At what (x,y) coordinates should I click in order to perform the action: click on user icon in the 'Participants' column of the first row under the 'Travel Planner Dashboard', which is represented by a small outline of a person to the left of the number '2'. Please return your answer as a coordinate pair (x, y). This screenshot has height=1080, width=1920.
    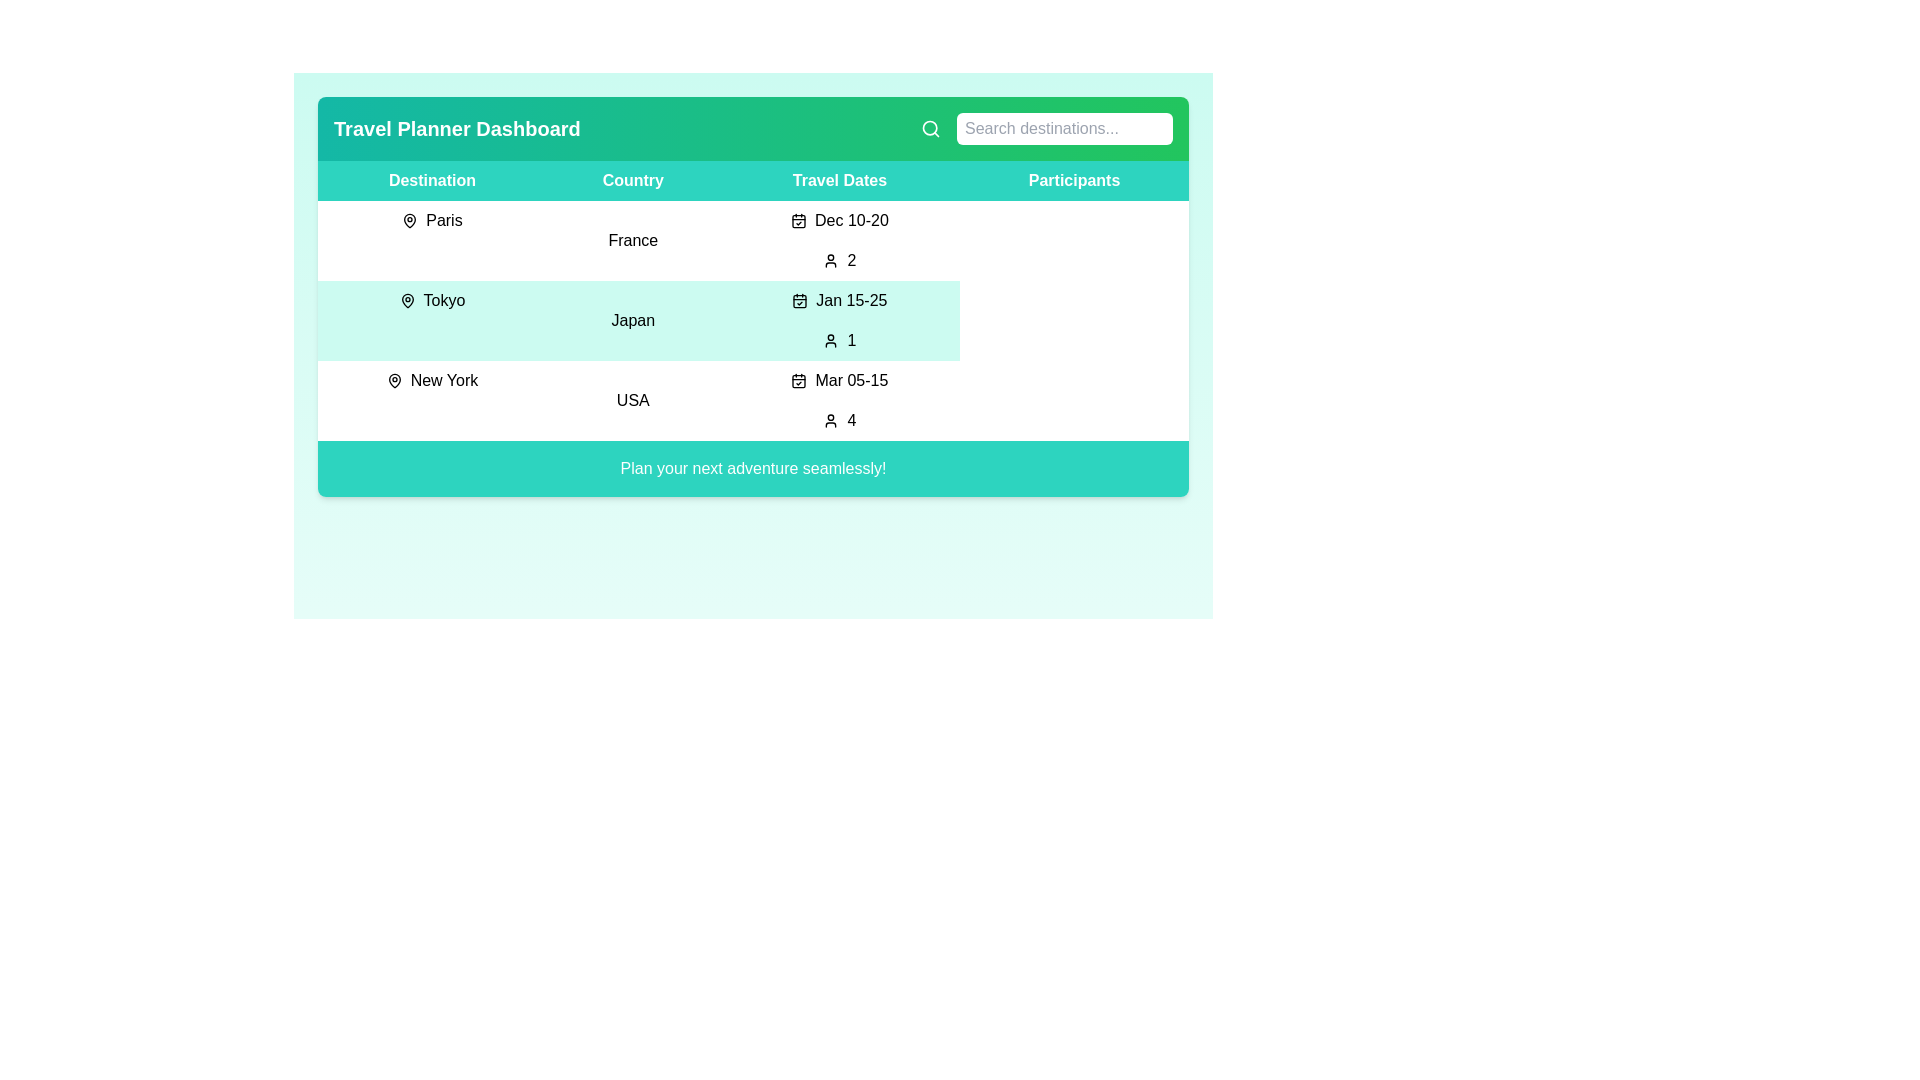
    Looking at the image, I should click on (831, 260).